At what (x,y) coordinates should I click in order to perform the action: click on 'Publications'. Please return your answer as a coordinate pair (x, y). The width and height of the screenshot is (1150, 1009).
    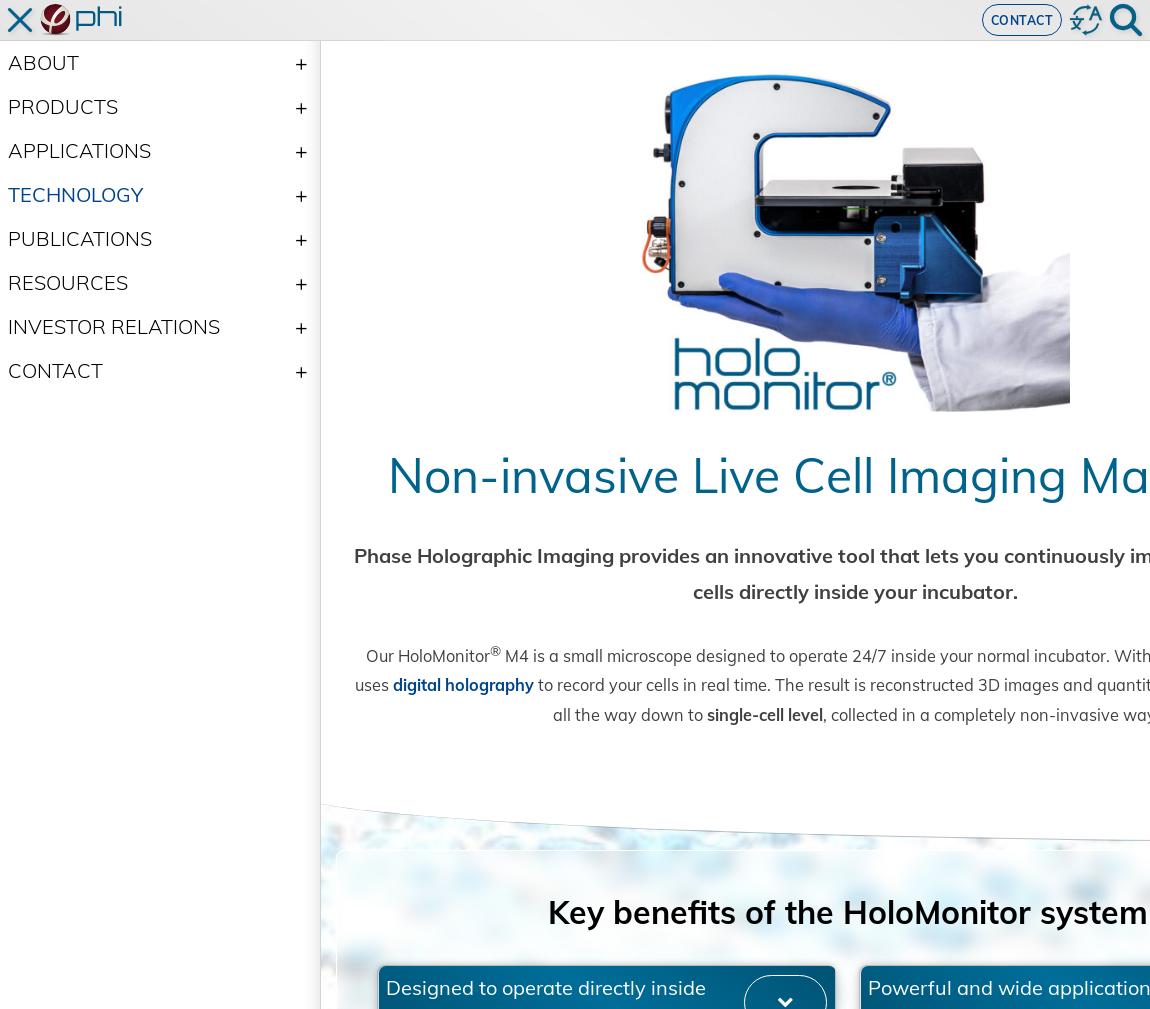
    Looking at the image, I should click on (7, 237).